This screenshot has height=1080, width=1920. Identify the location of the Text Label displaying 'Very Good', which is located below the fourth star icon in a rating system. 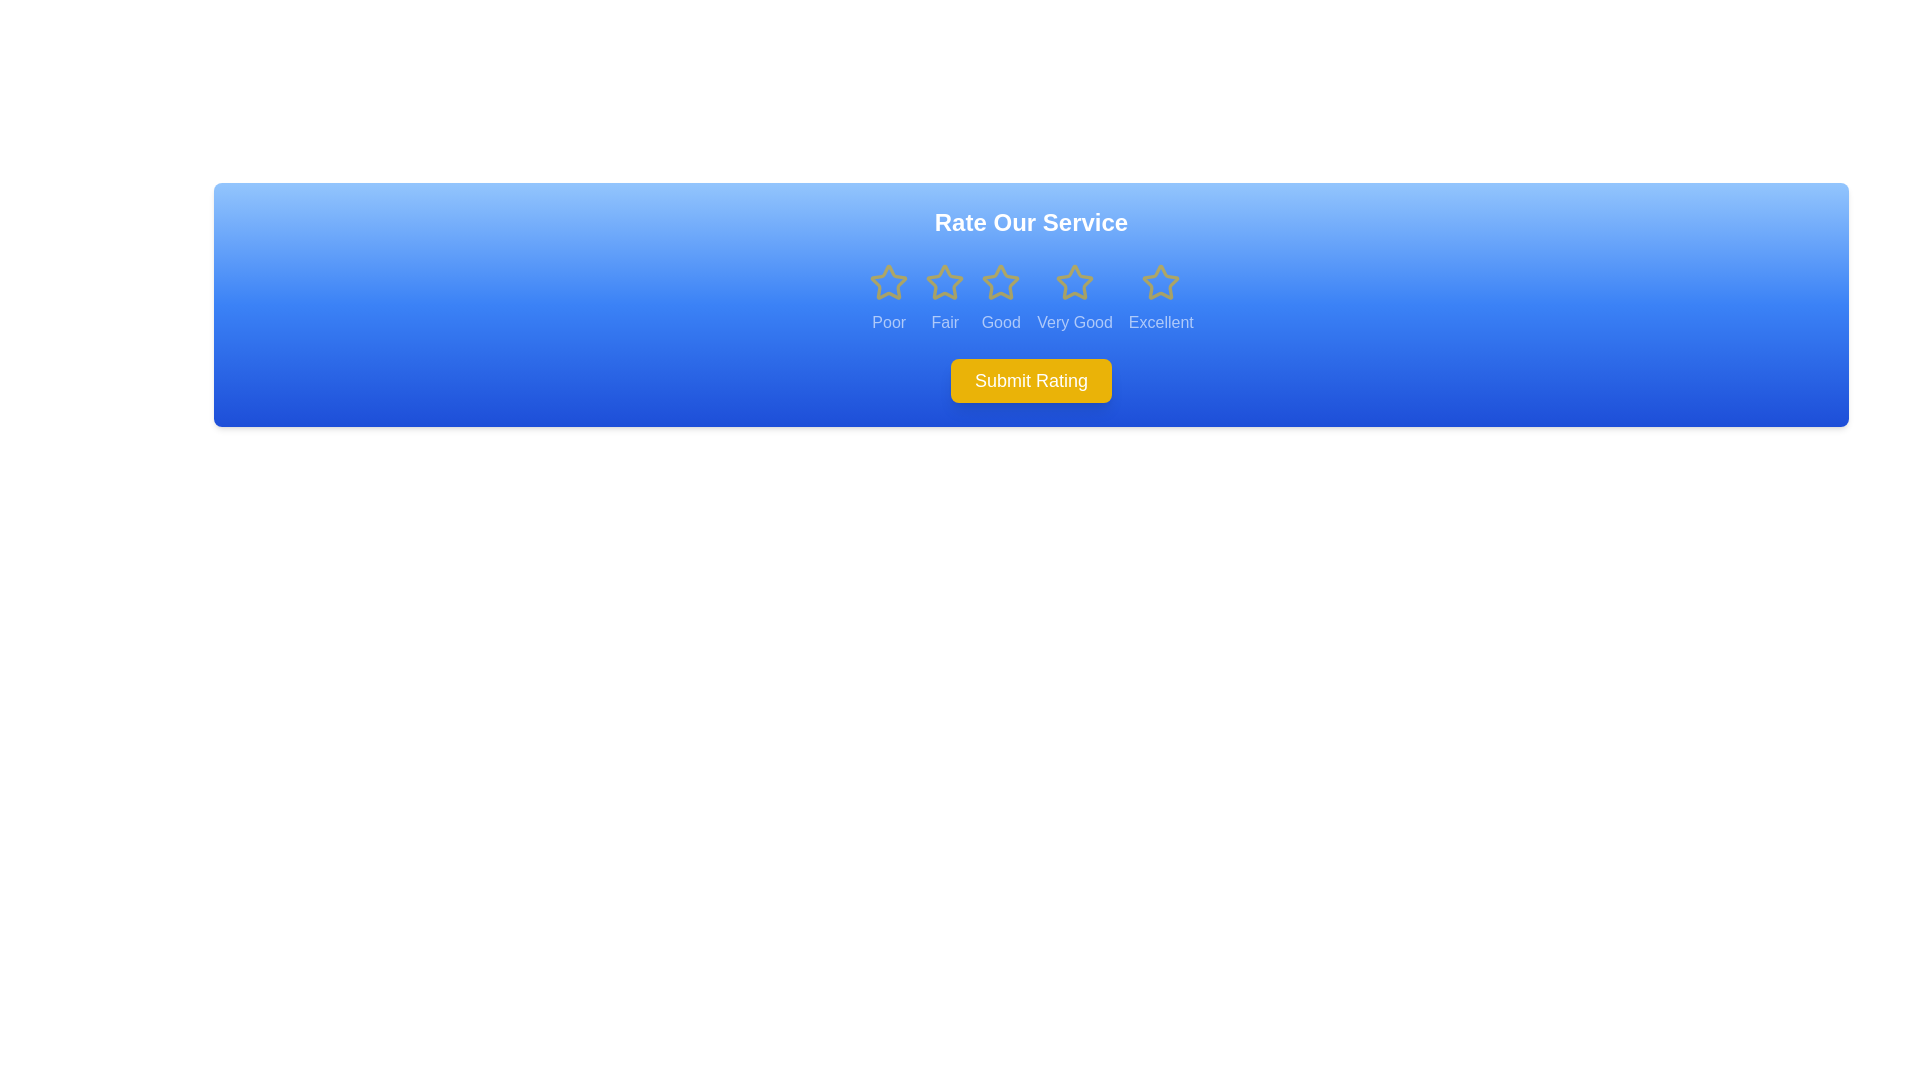
(1074, 322).